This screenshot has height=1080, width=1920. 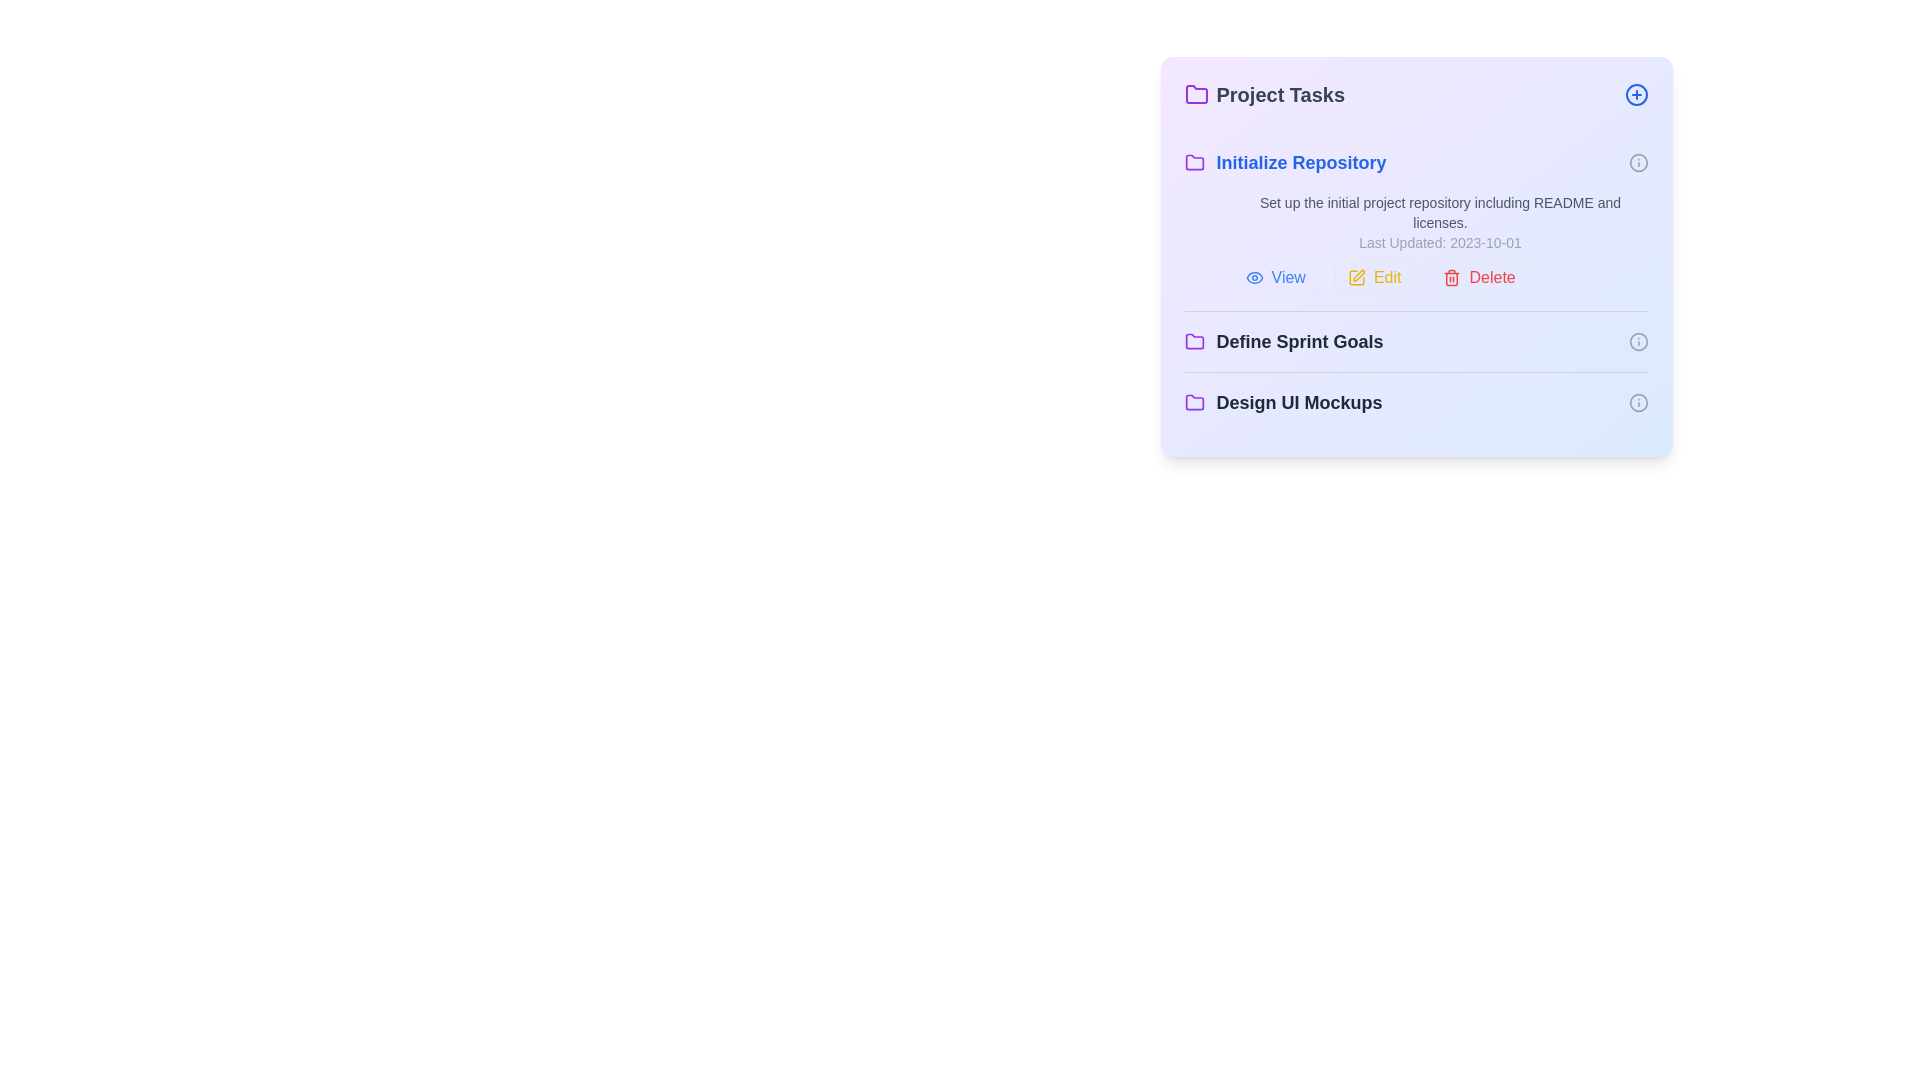 I want to click on the text label indicating the name of a task or folder within the 'Project Tasks' card-like structure, so click(x=1285, y=161).